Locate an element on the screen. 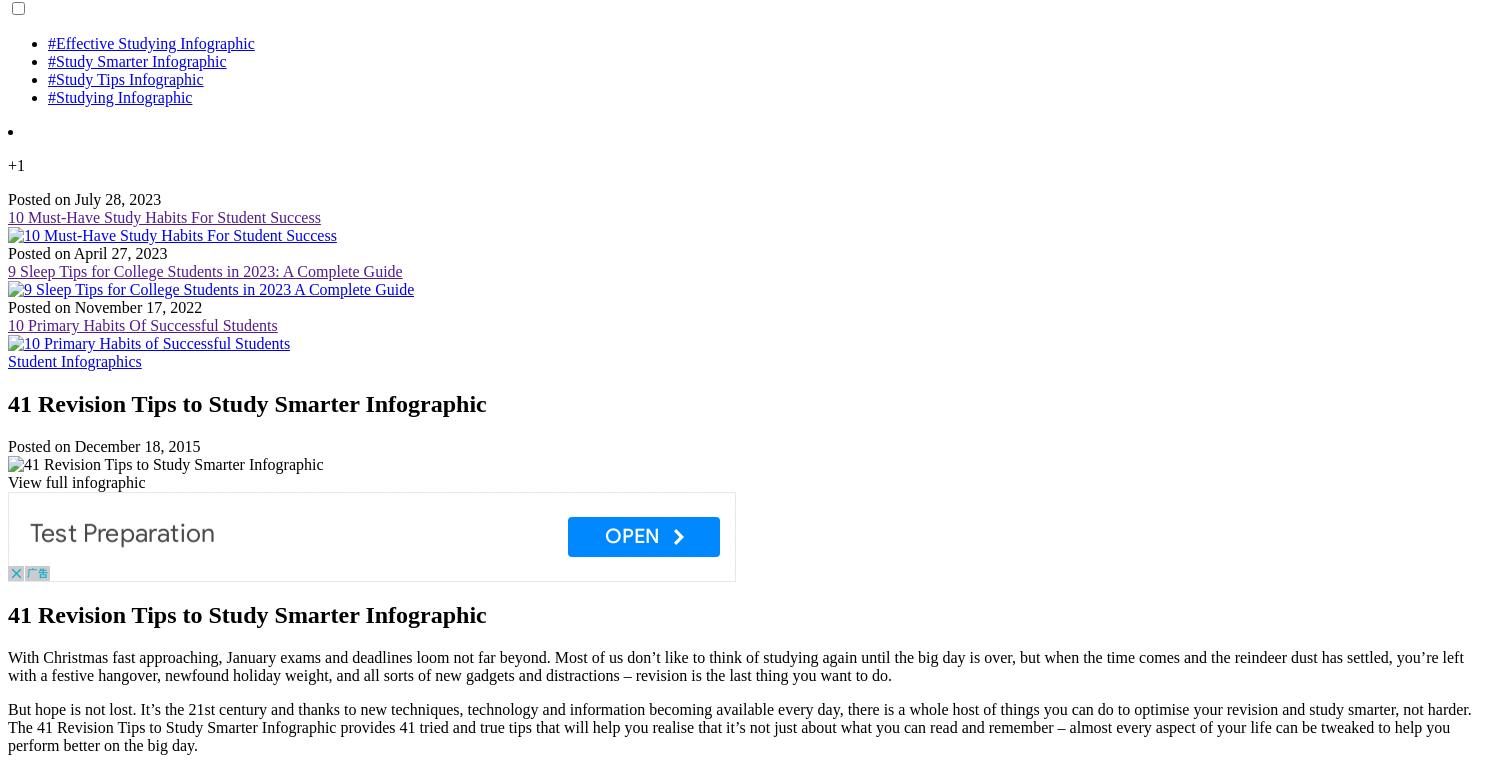 Image resolution: width=1496 pixels, height=772 pixels. '10 Must-Have Study Habits For Student Success' is located at coordinates (162, 217).